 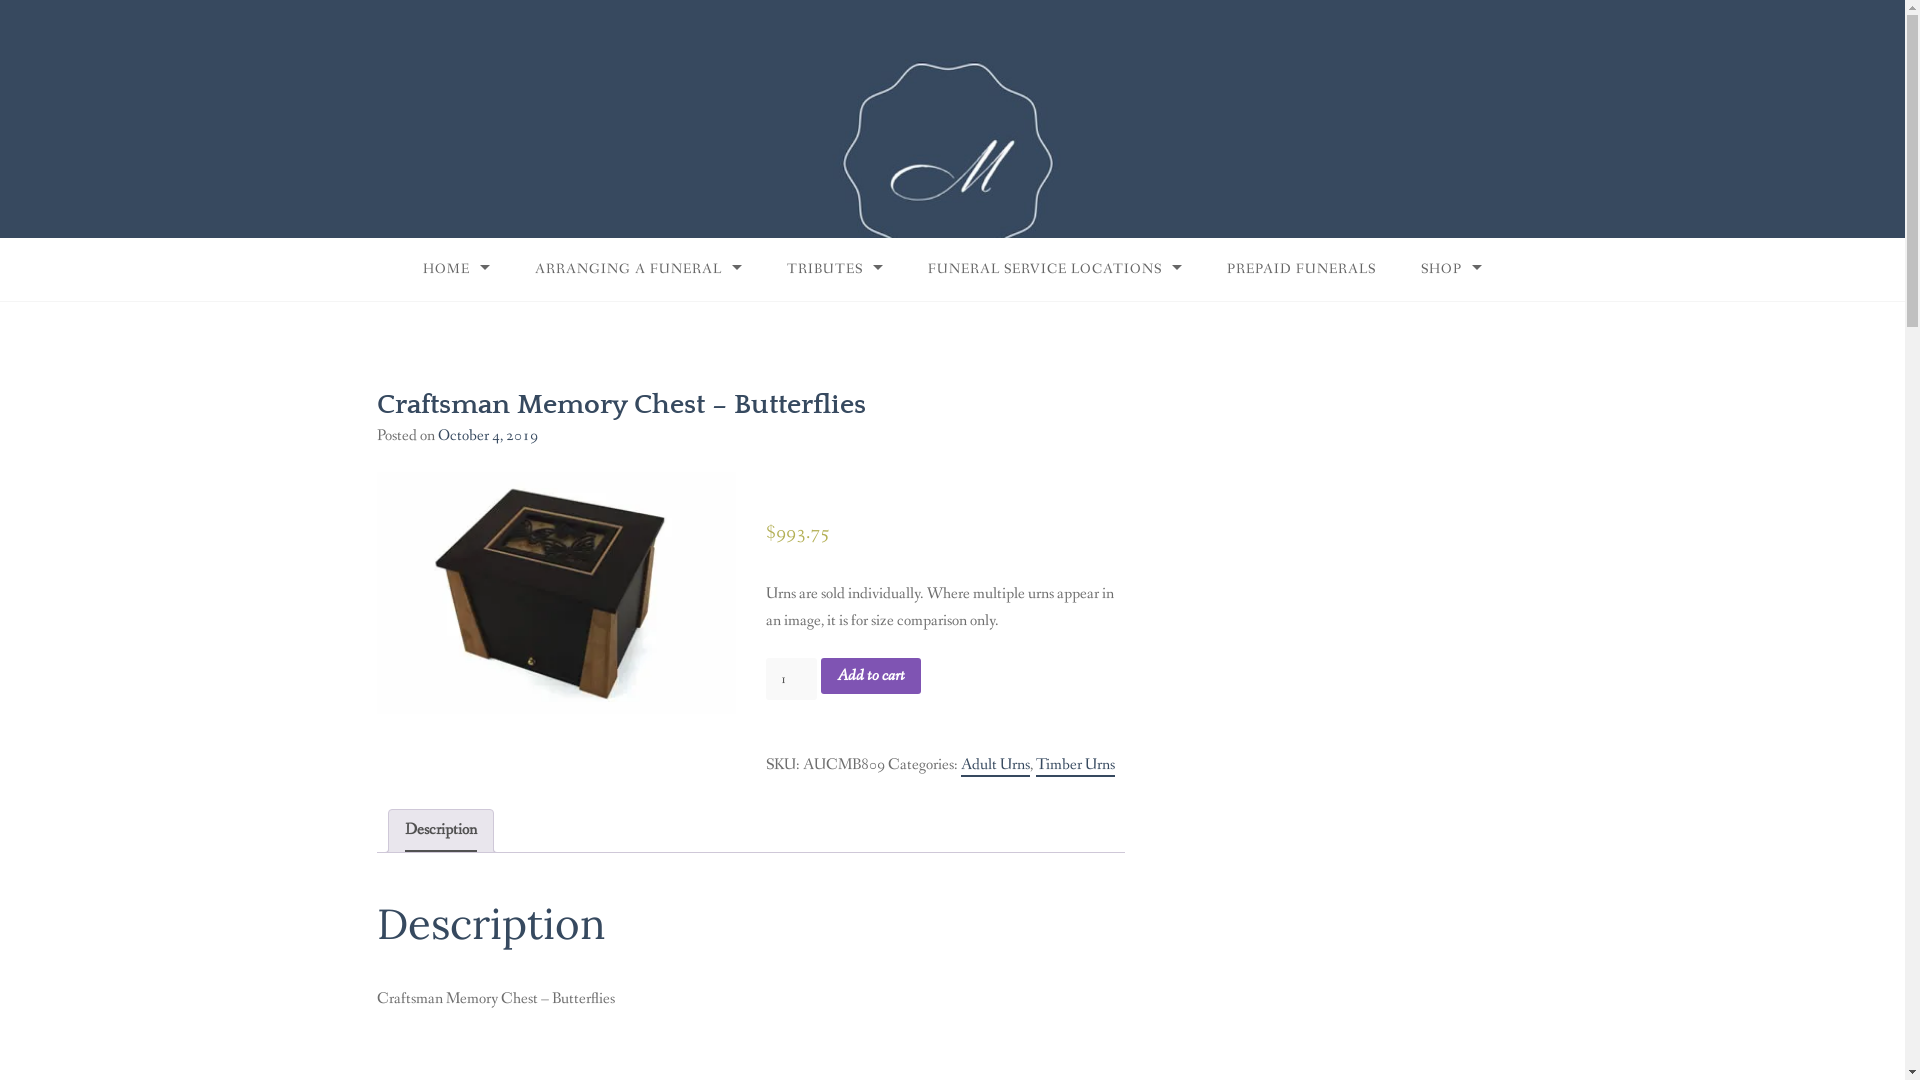 I want to click on 'SHOP', so click(x=1451, y=268).